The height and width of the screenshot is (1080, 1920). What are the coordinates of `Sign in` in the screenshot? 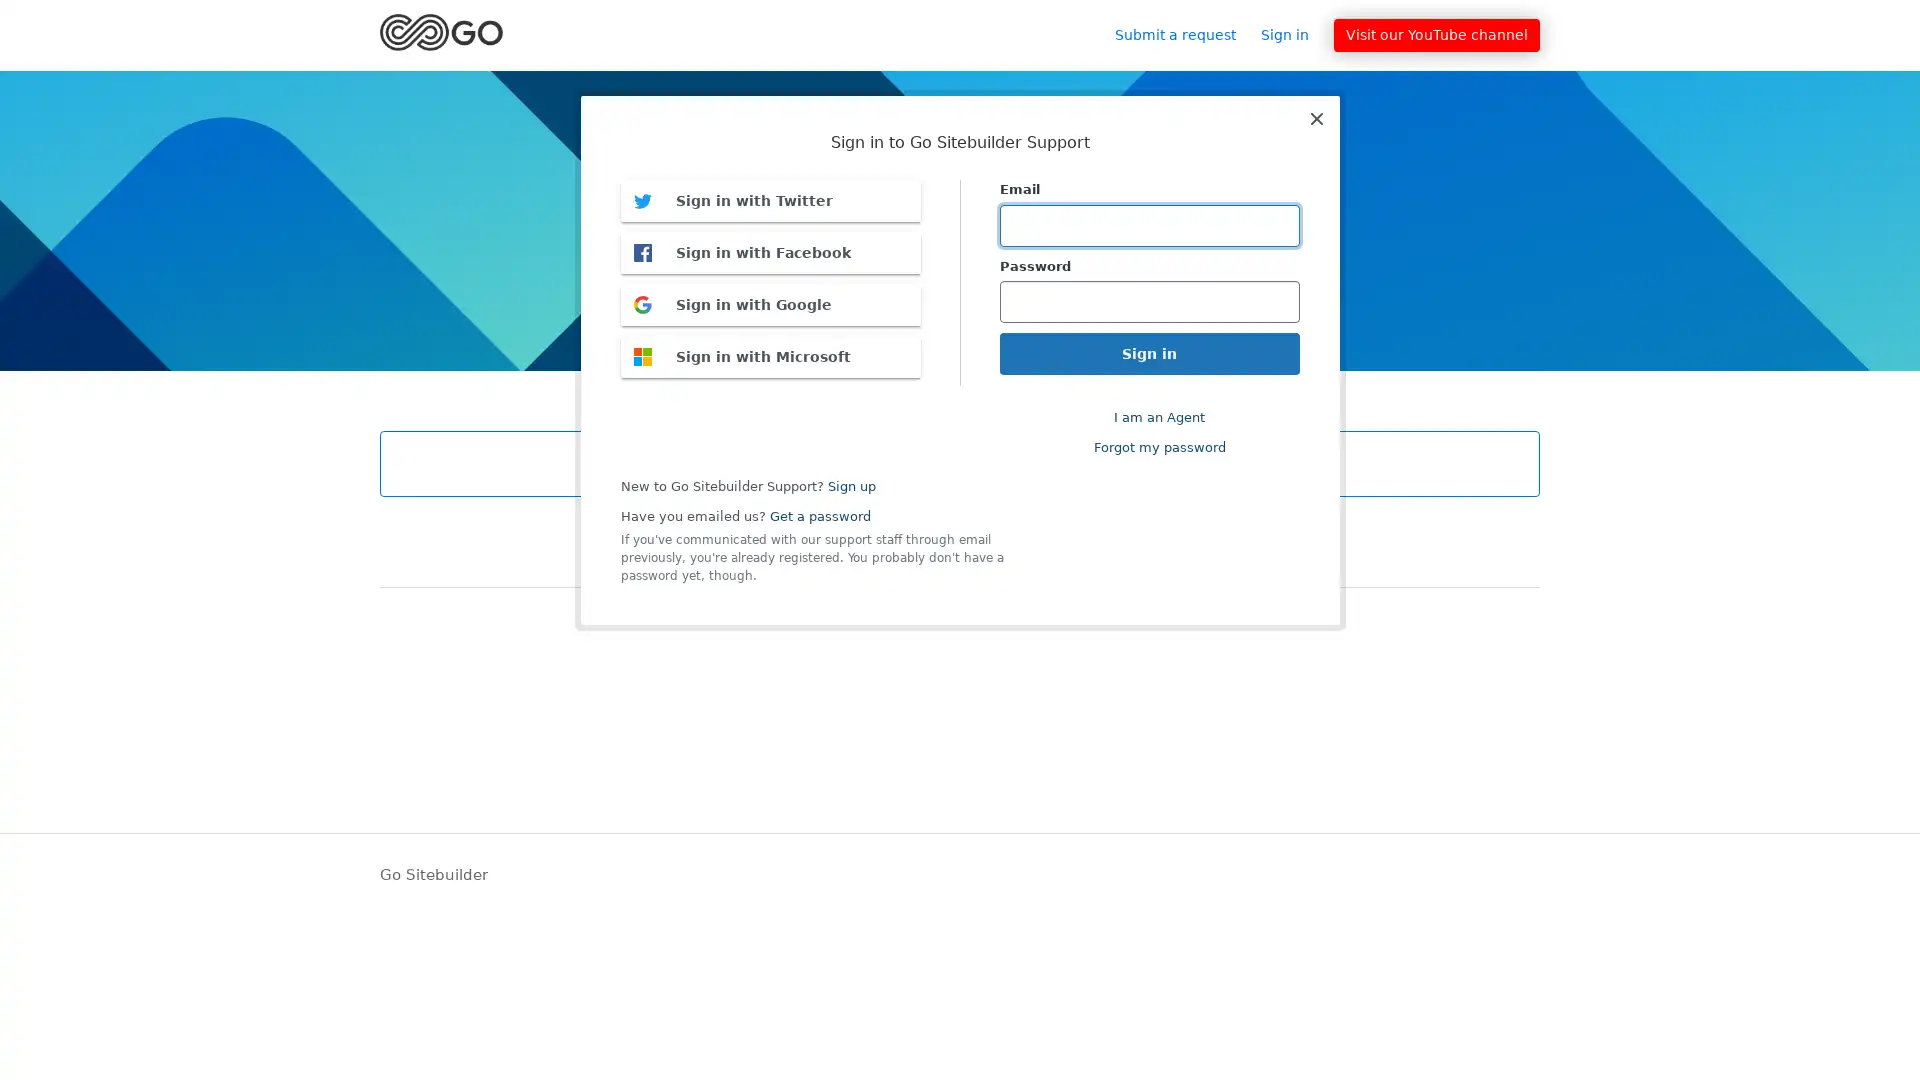 It's located at (1295, 34).